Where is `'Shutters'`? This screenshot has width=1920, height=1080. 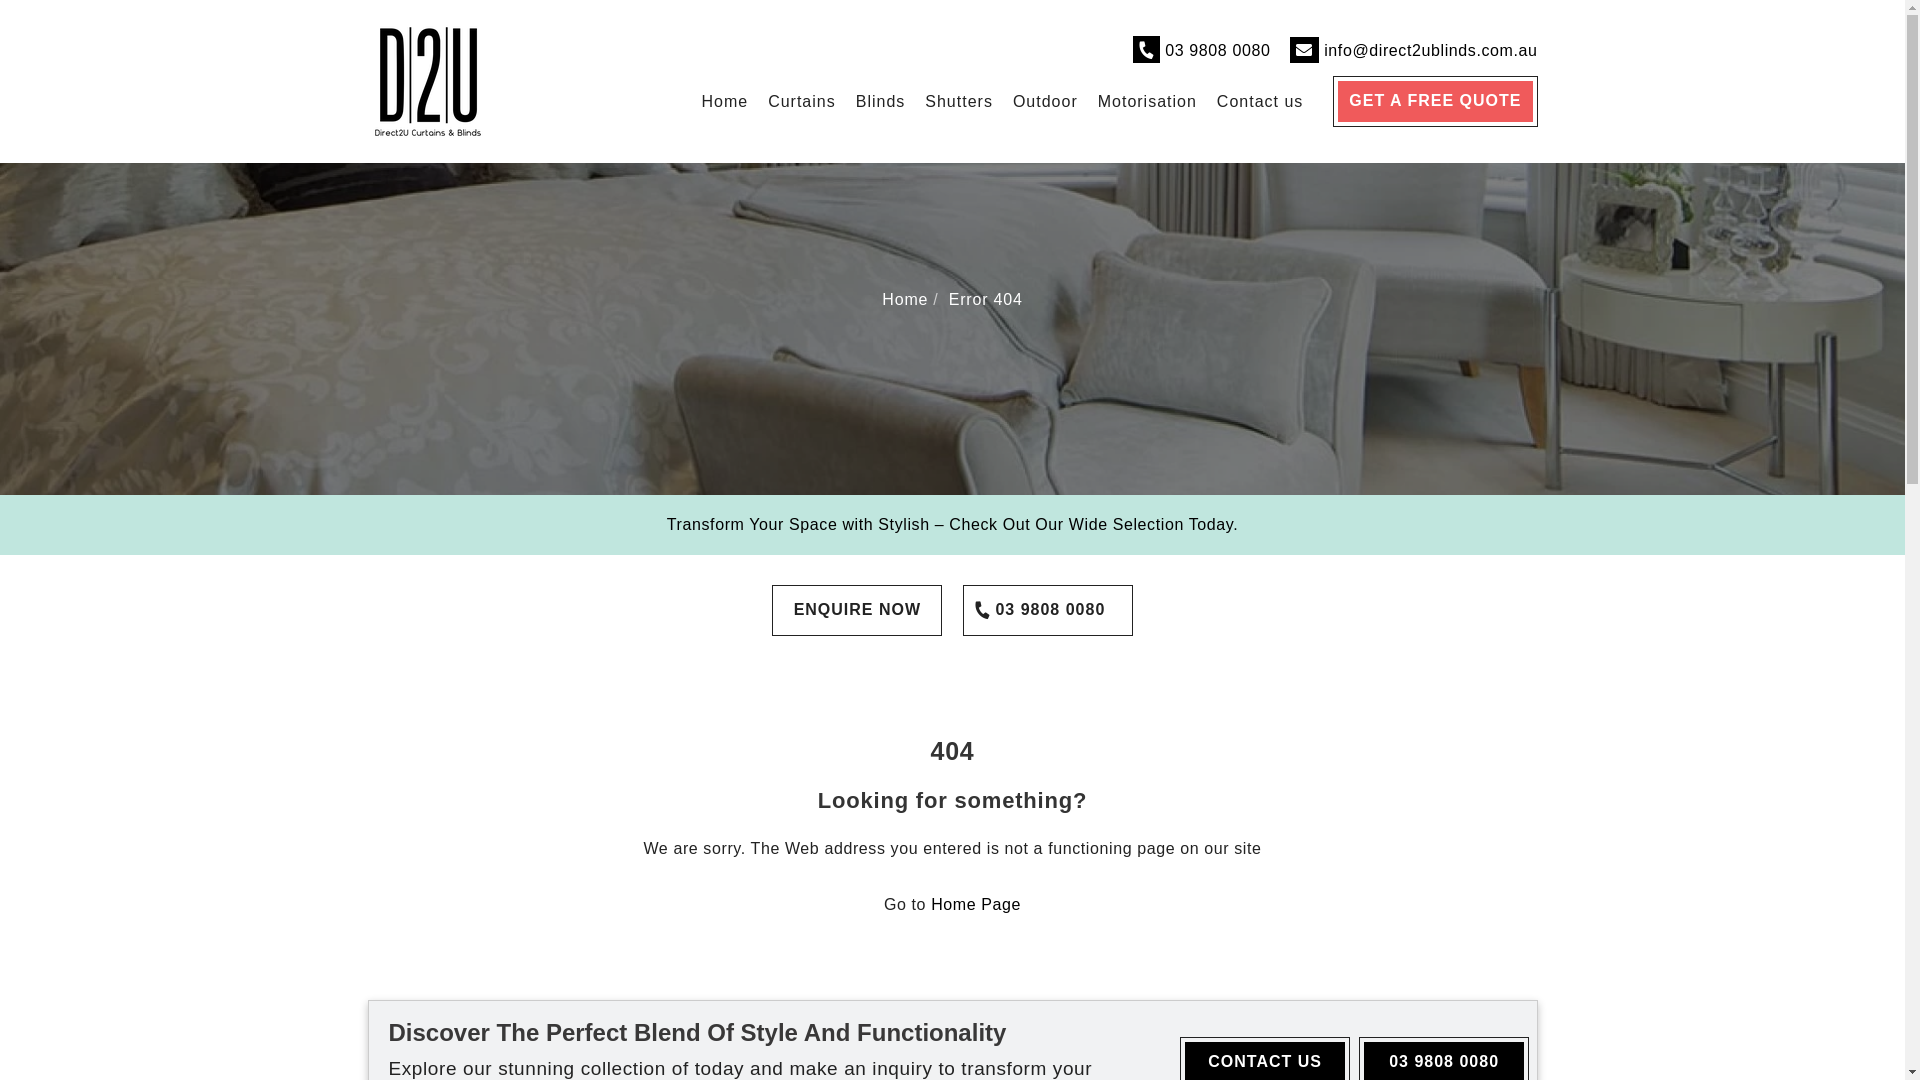 'Shutters' is located at coordinates (958, 101).